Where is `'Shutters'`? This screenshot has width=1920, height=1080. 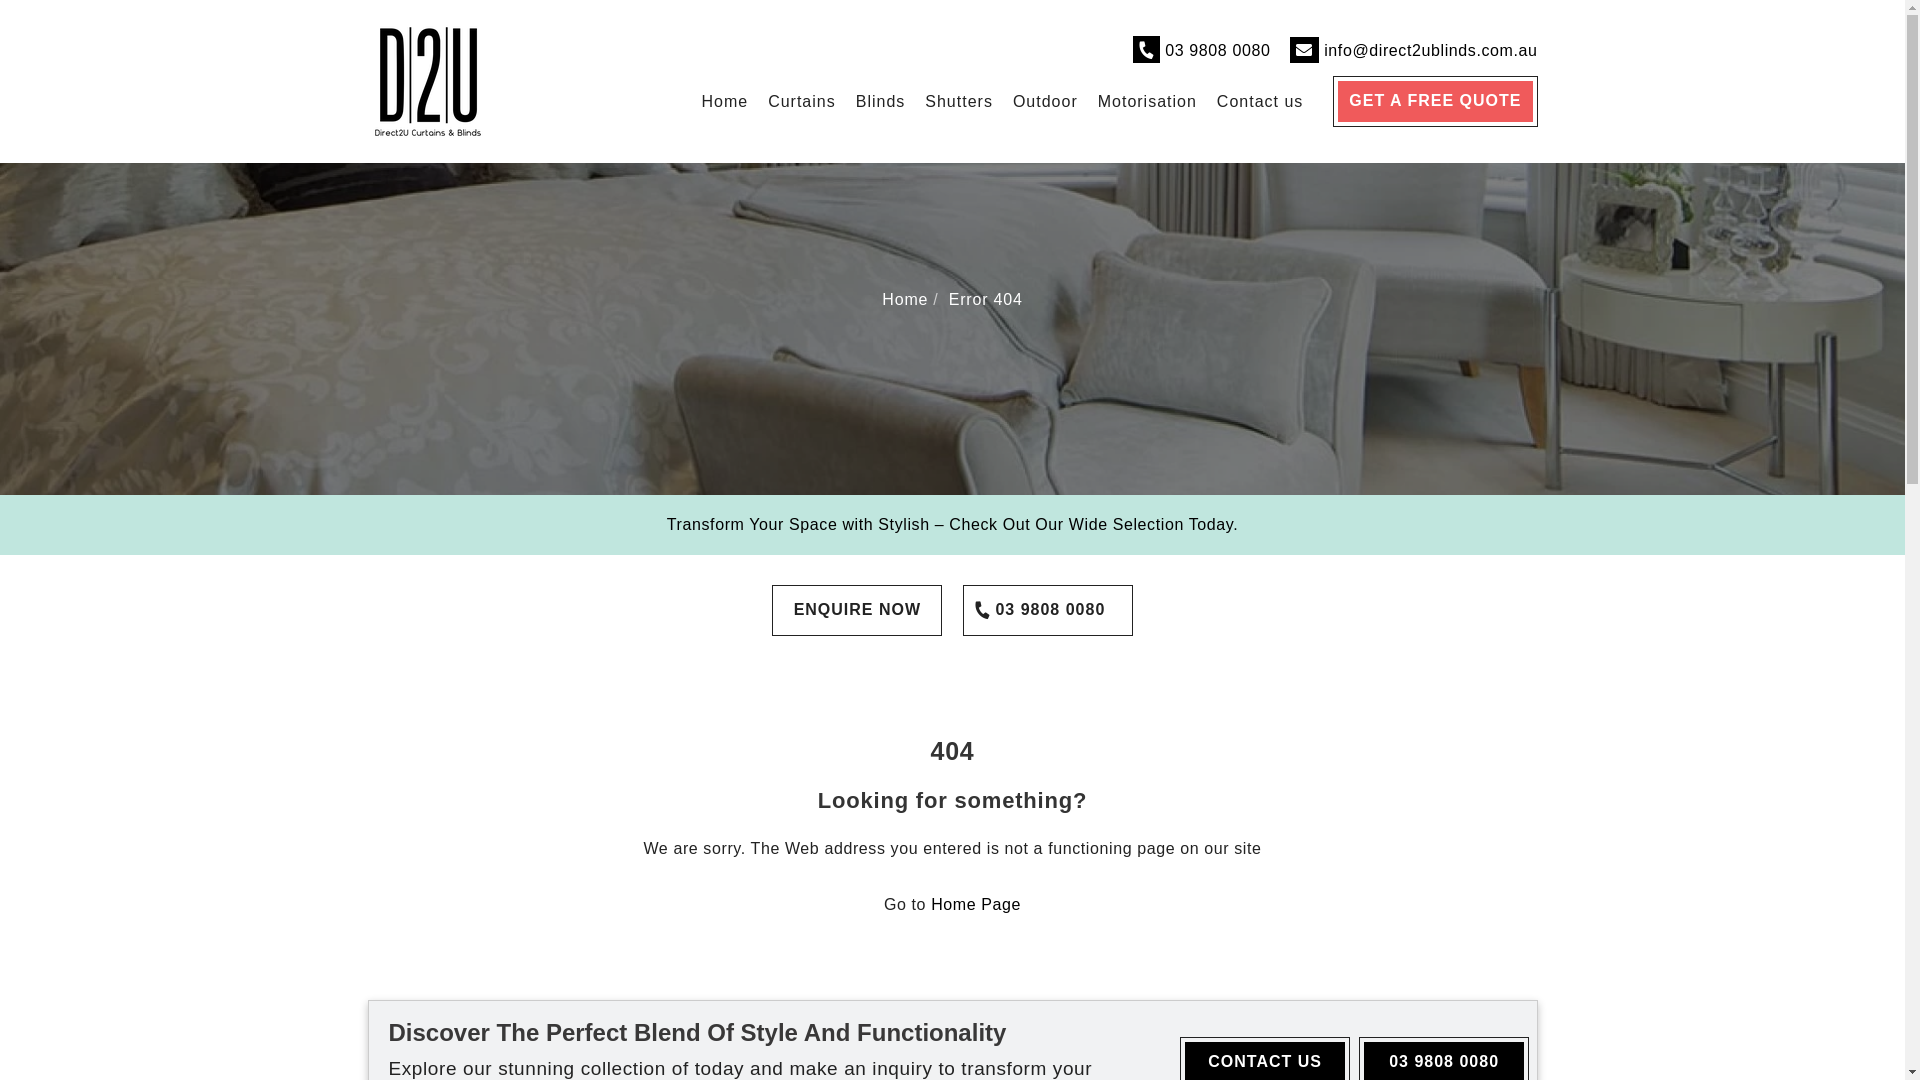 'Shutters' is located at coordinates (958, 101).